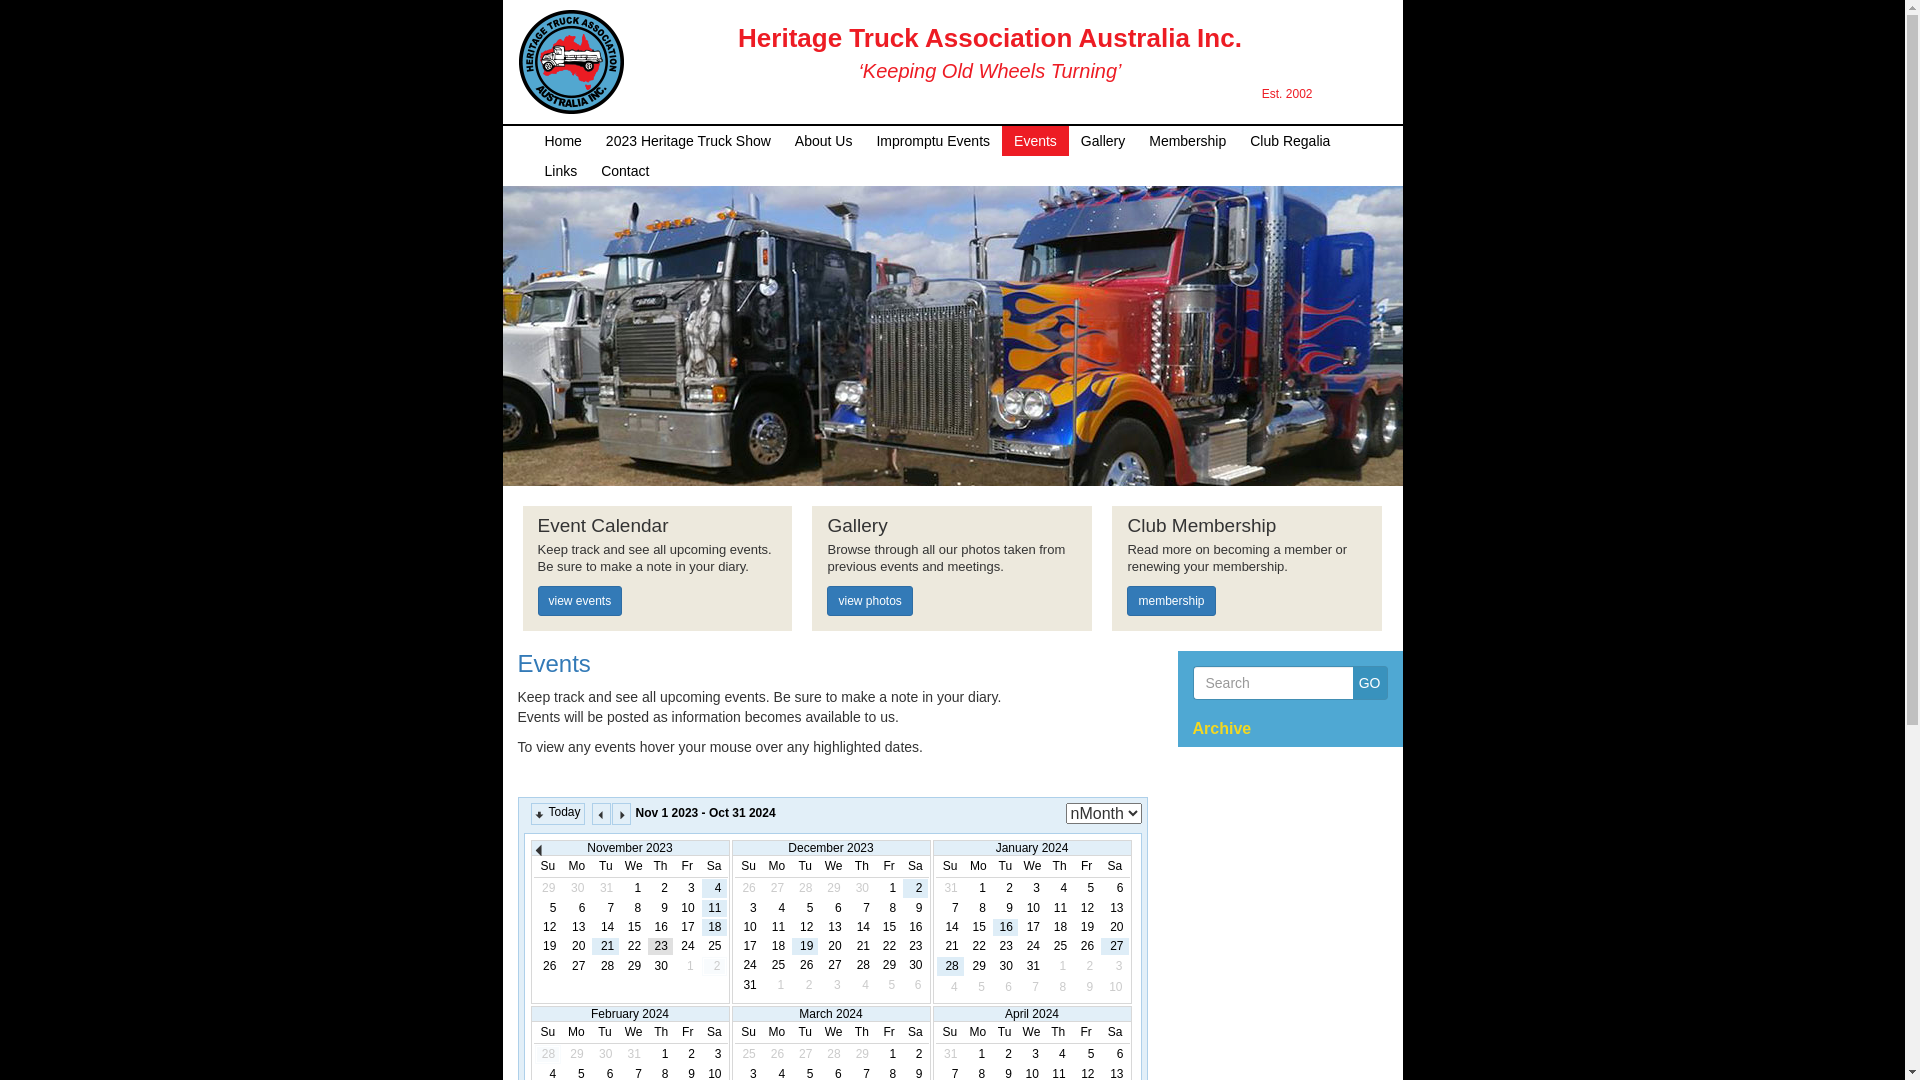 The width and height of the screenshot is (1920, 1080). Describe the element at coordinates (781, 140) in the screenshot. I see `'About Us'` at that location.